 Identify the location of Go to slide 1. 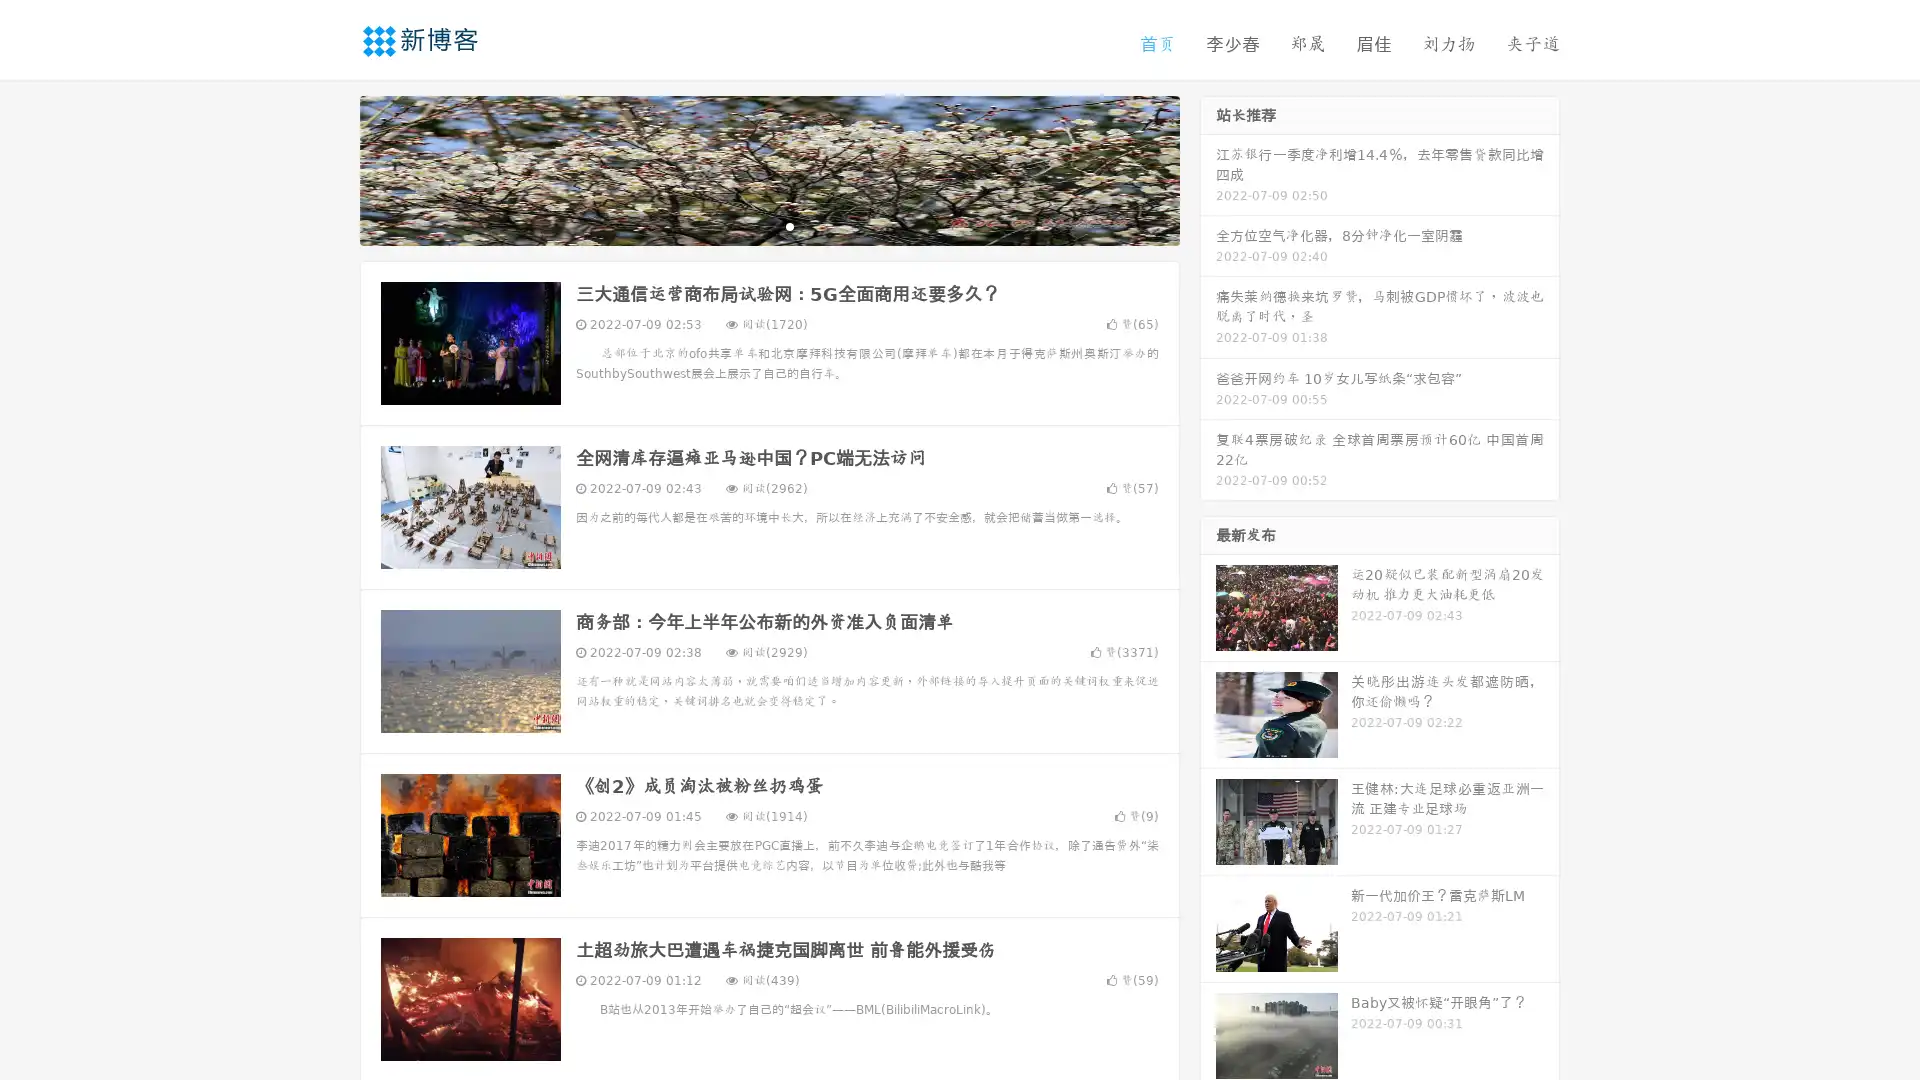
(748, 225).